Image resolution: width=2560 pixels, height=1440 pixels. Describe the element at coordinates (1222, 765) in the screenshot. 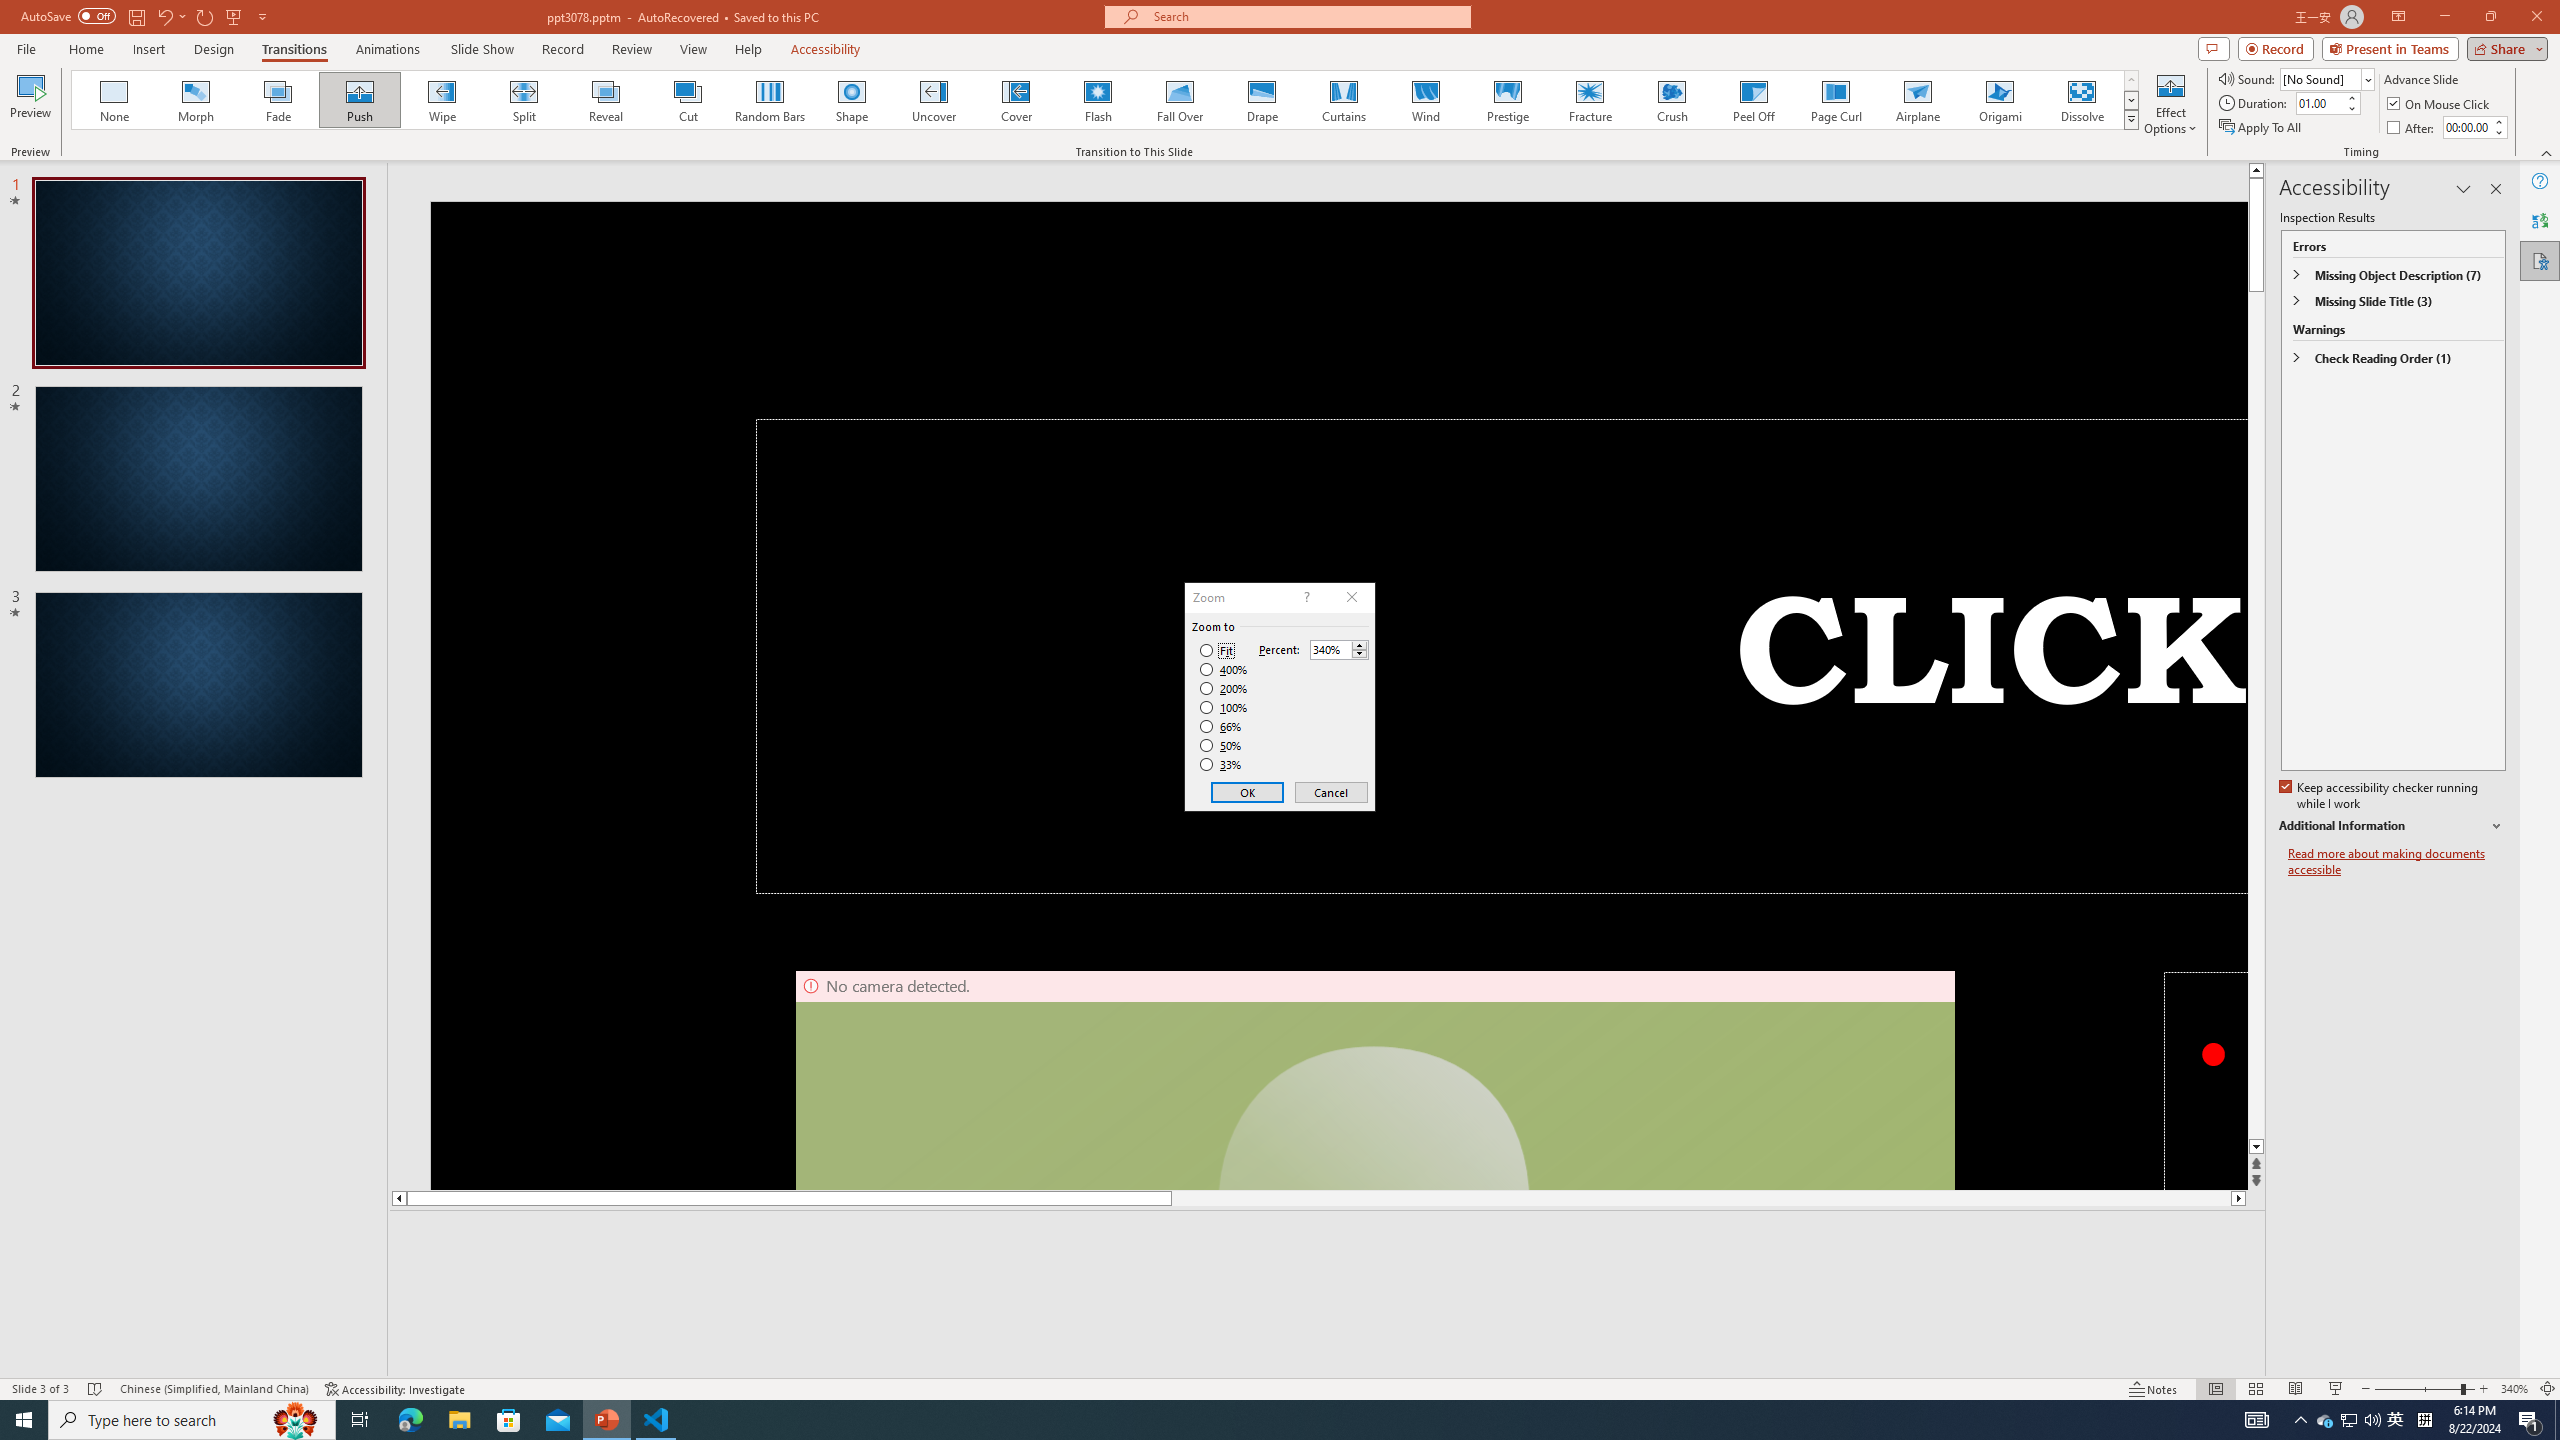

I see `'33%'` at that location.